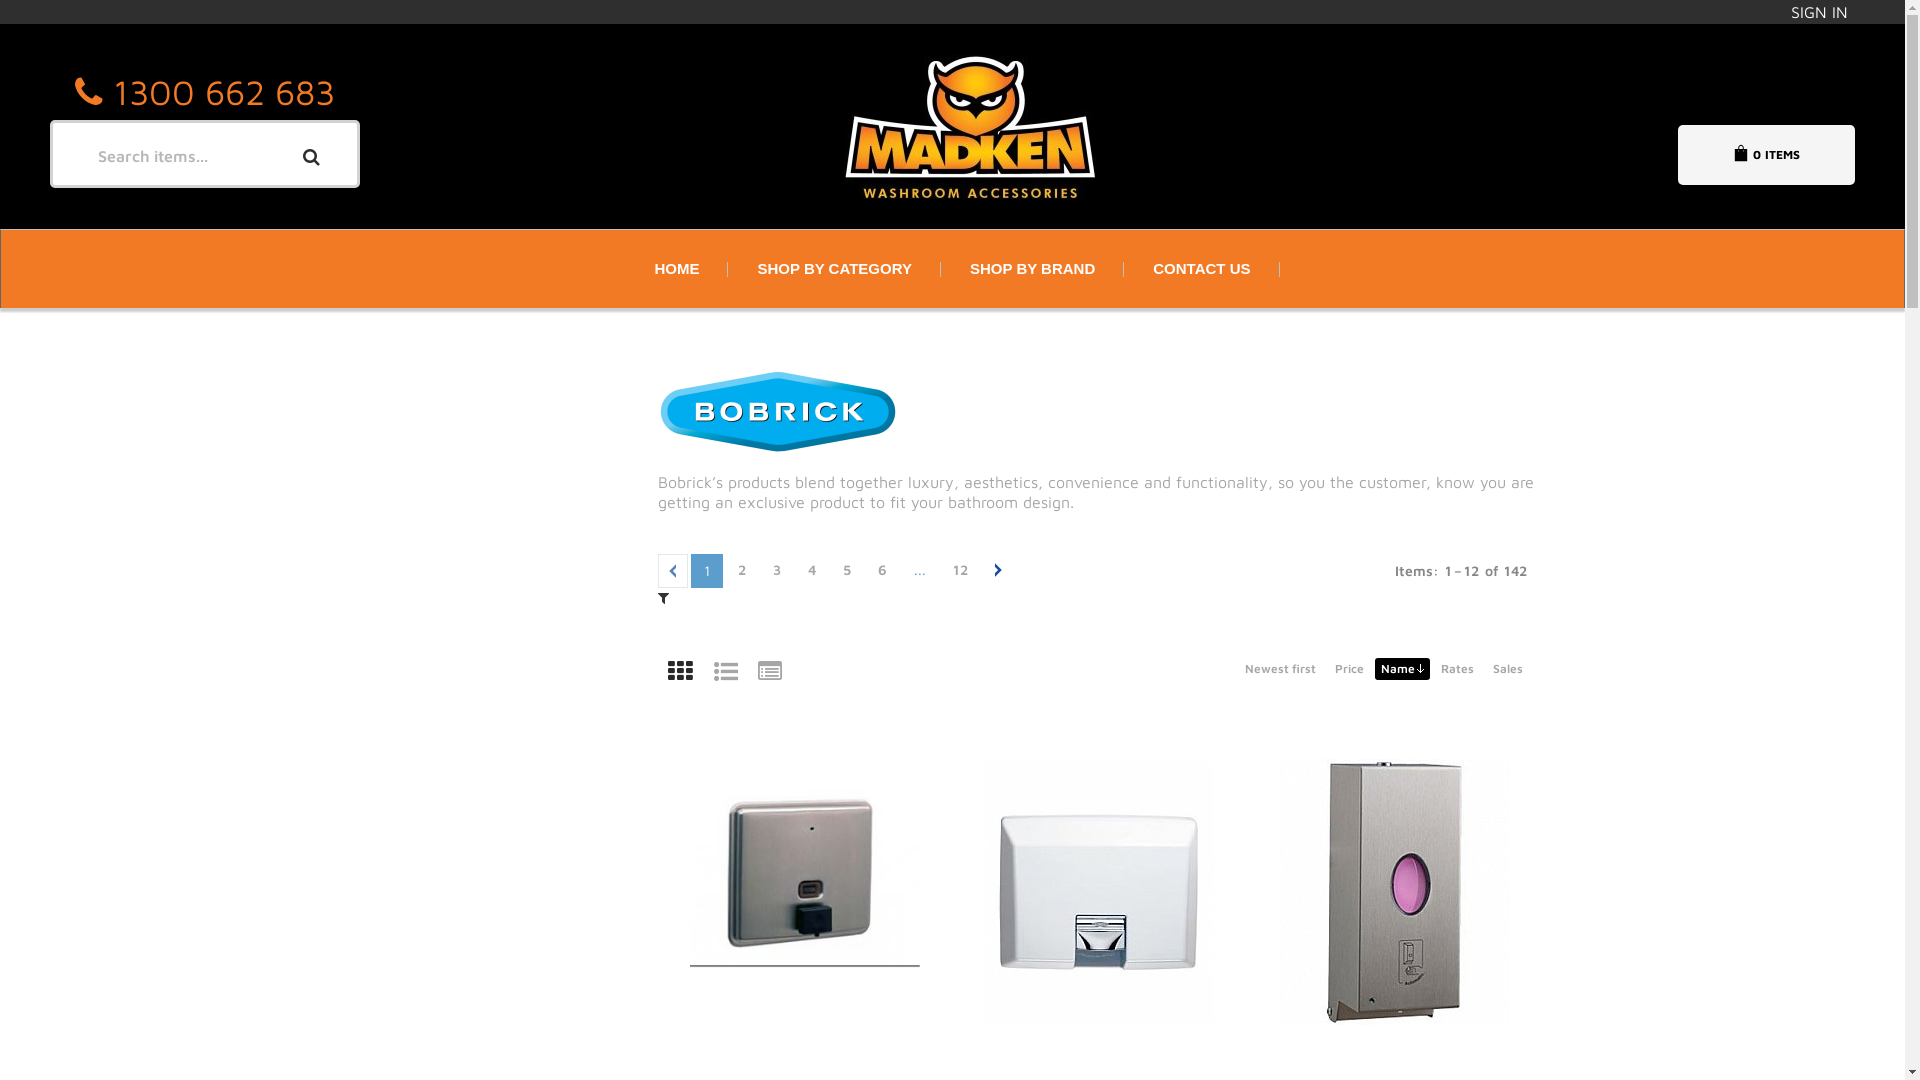  I want to click on '4', so click(795, 570).